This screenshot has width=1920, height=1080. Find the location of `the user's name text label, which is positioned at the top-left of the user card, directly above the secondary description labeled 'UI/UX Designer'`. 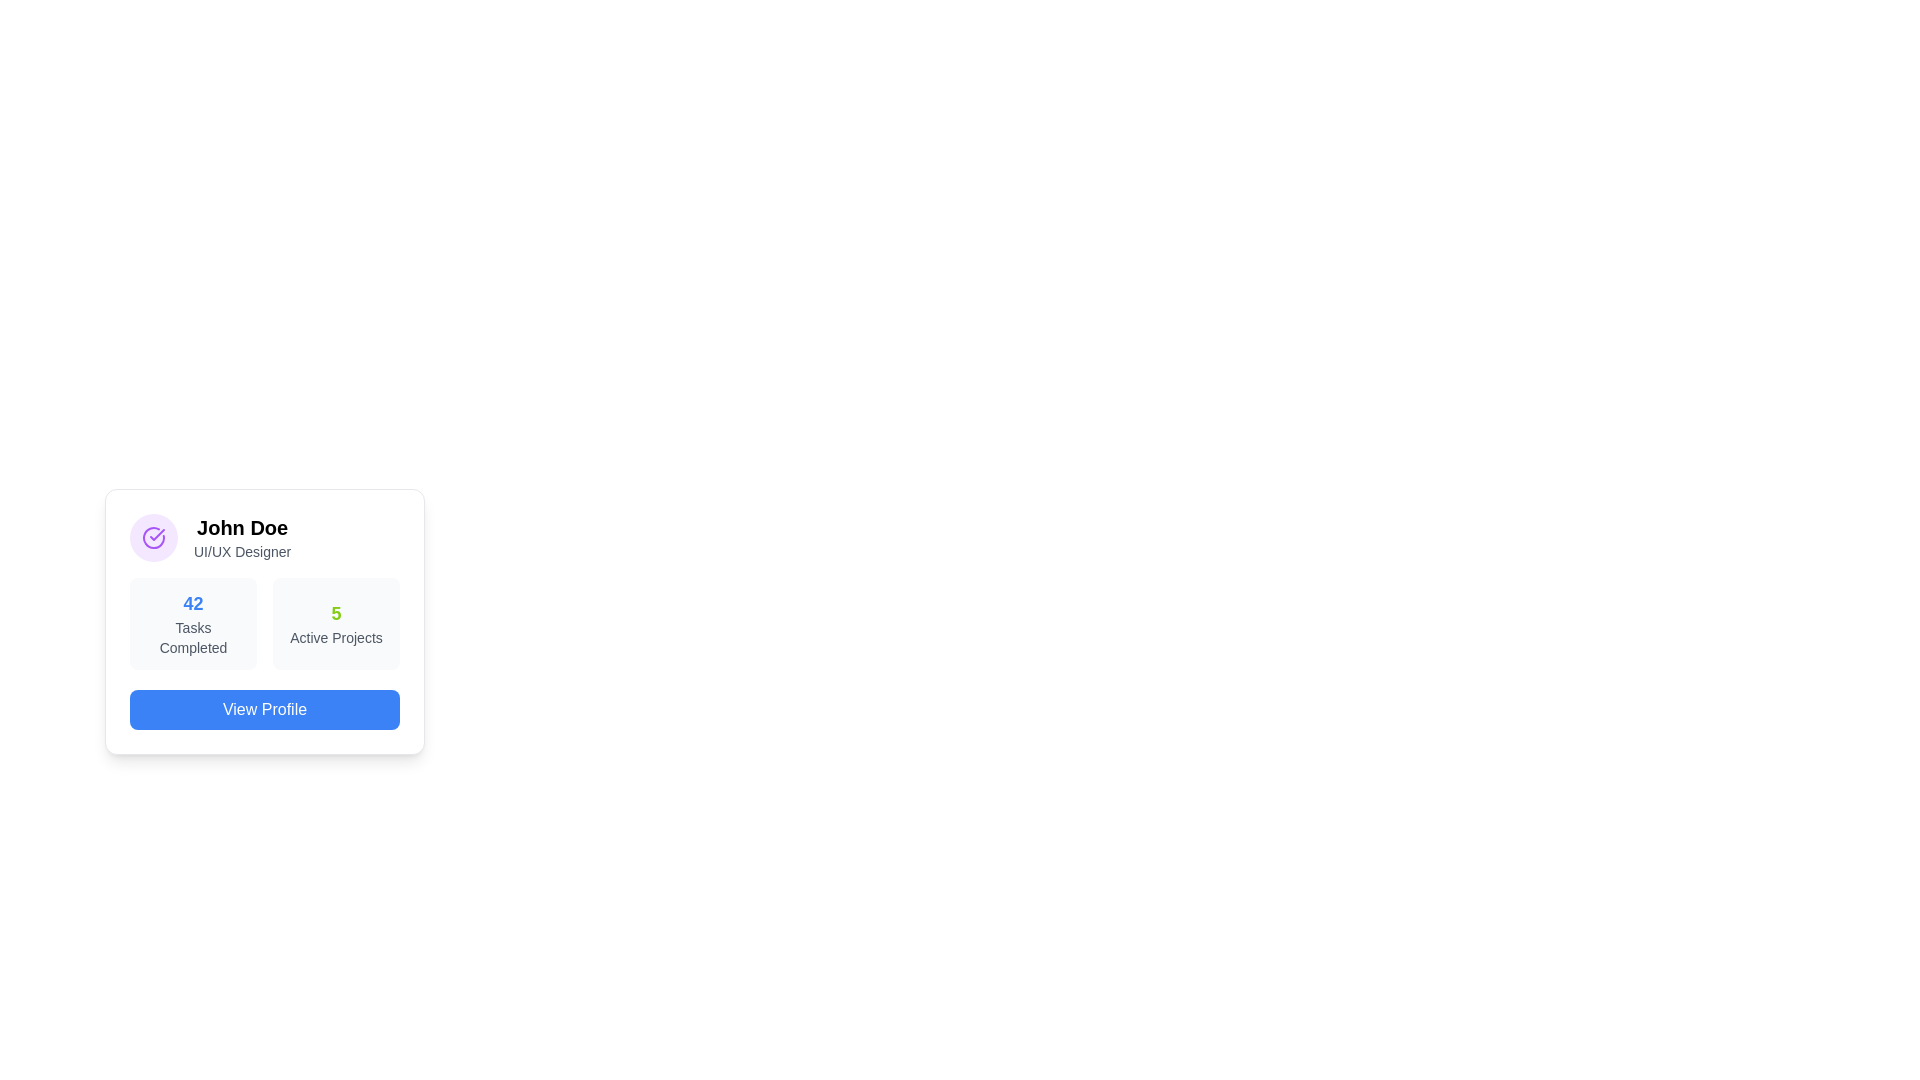

the user's name text label, which is positioned at the top-left of the user card, directly above the secondary description labeled 'UI/UX Designer' is located at coordinates (241, 527).